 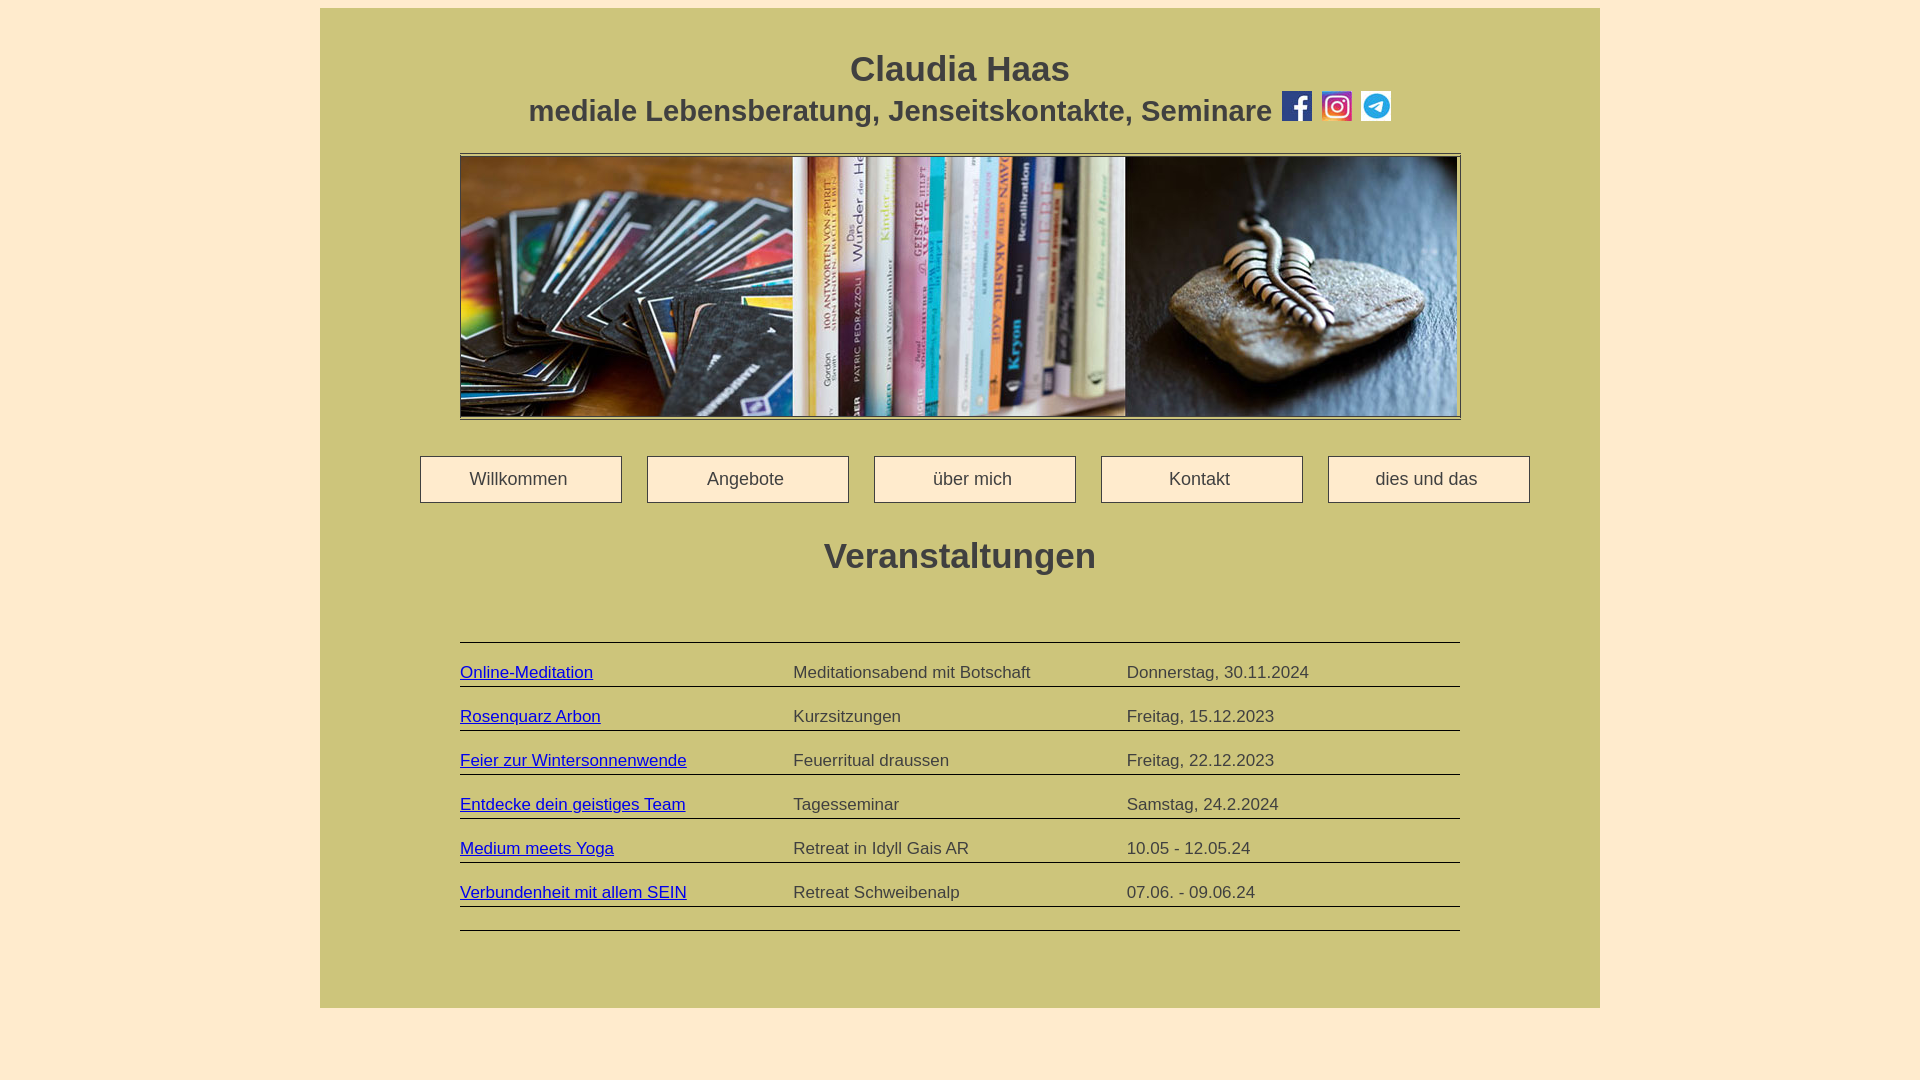 I want to click on 'Medium meets Yoga', so click(x=459, y=848).